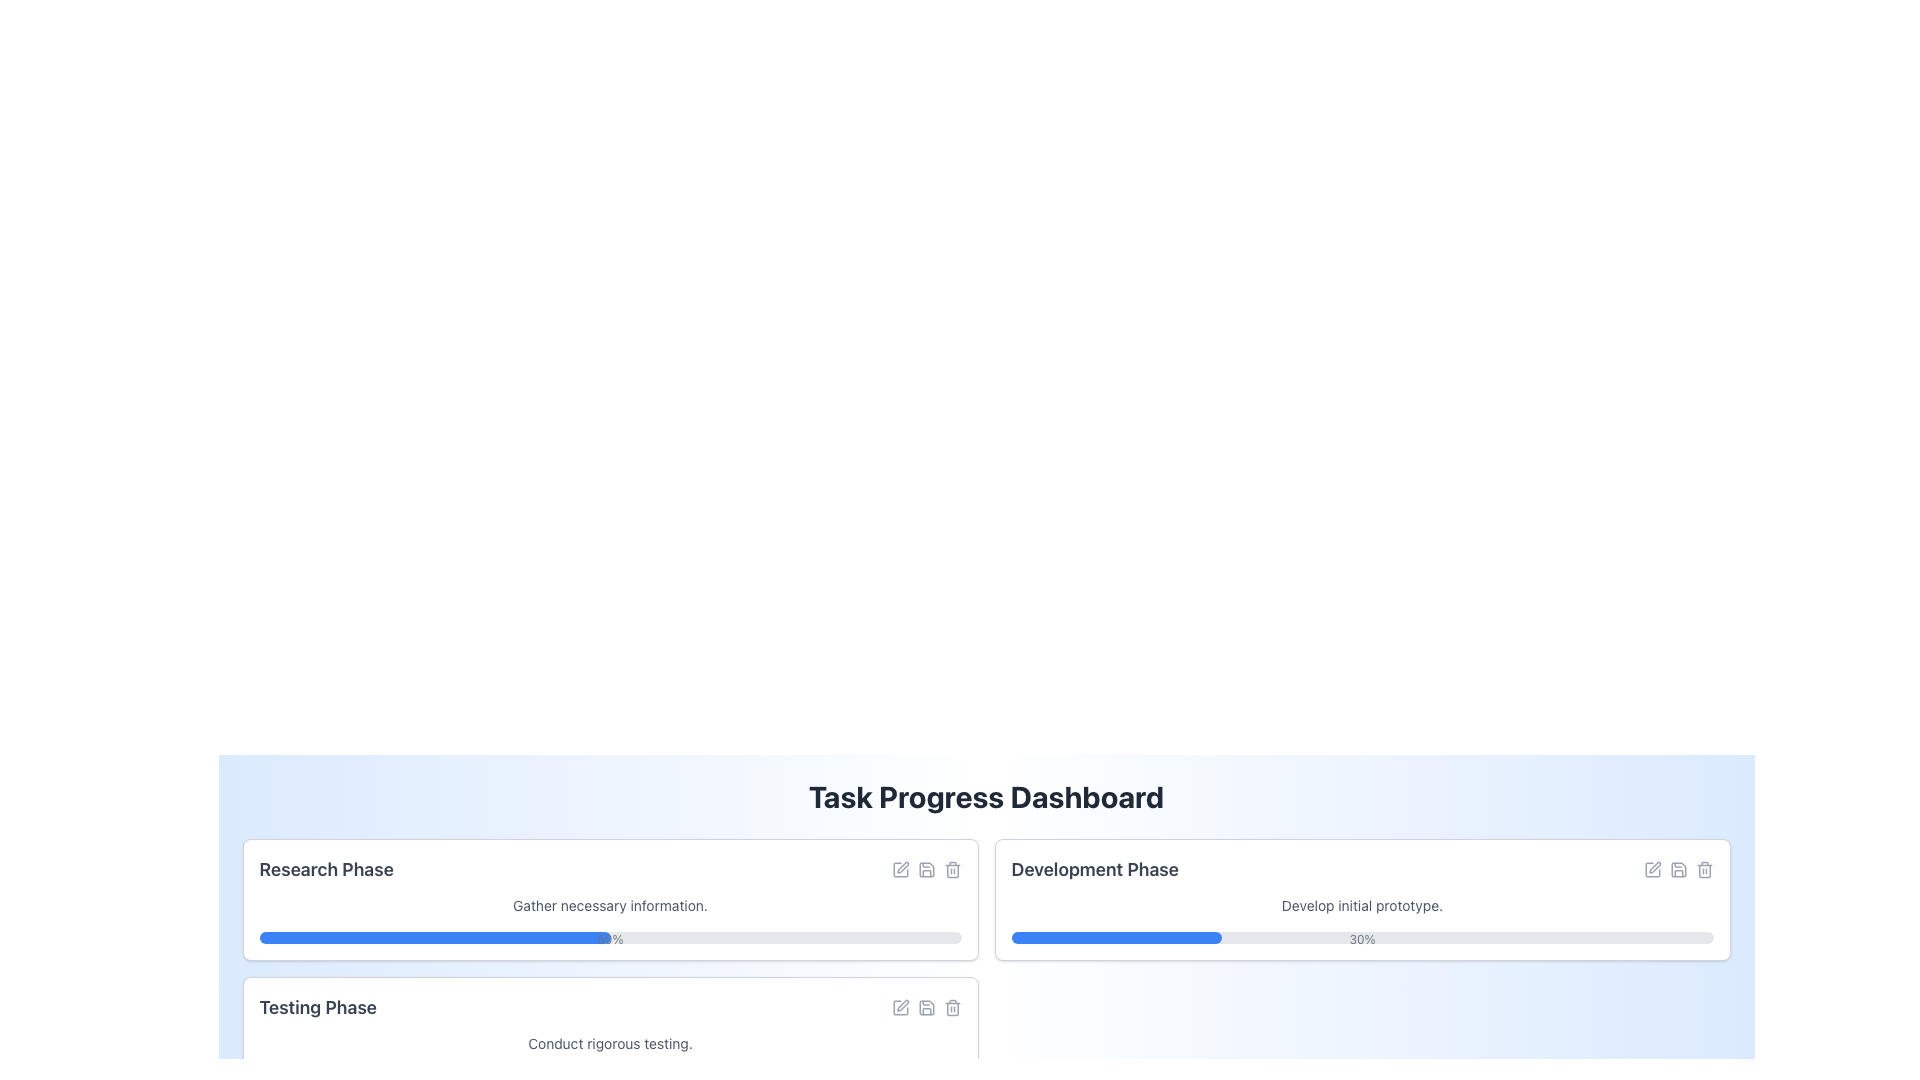  Describe the element at coordinates (1652, 869) in the screenshot. I see `the edit button for the task 'Develop initial prototype', which is the first icon in a row of three on the right side of the task card` at that location.